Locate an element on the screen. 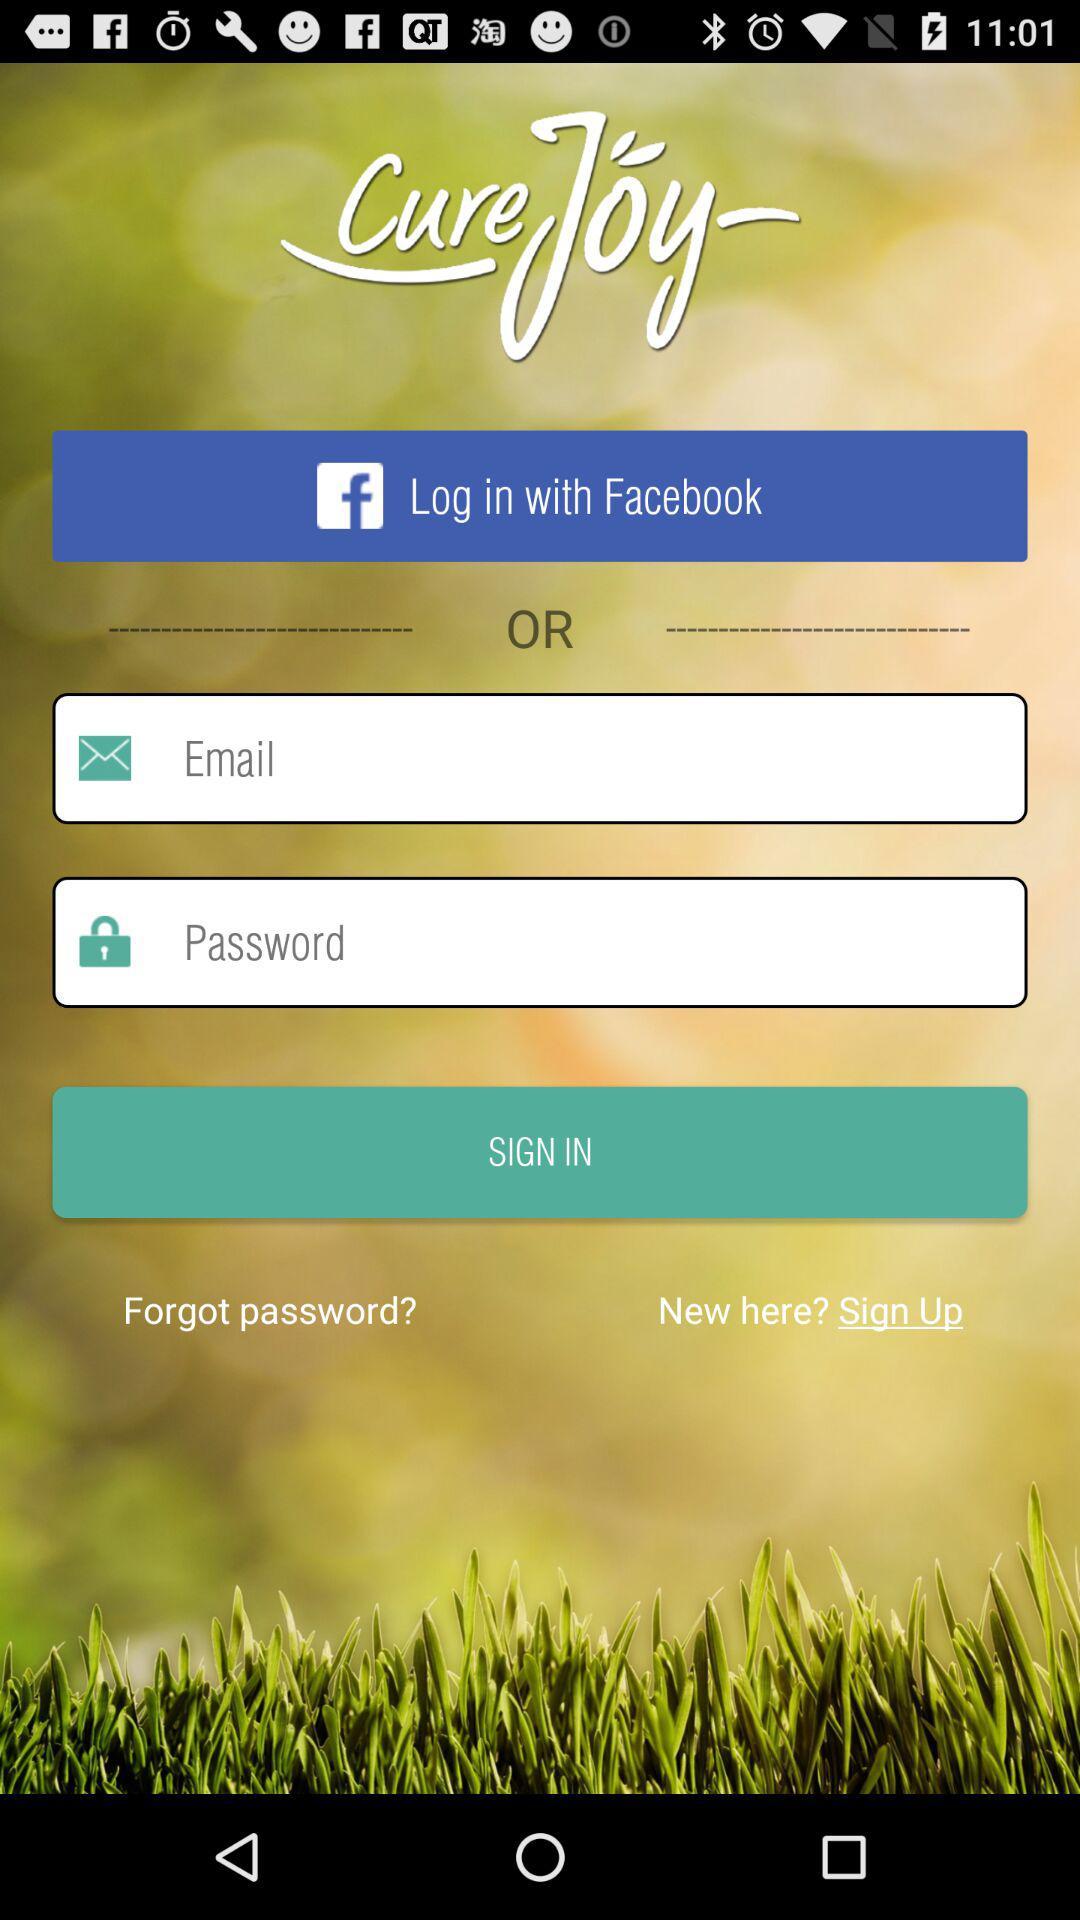  email is located at coordinates (579, 757).